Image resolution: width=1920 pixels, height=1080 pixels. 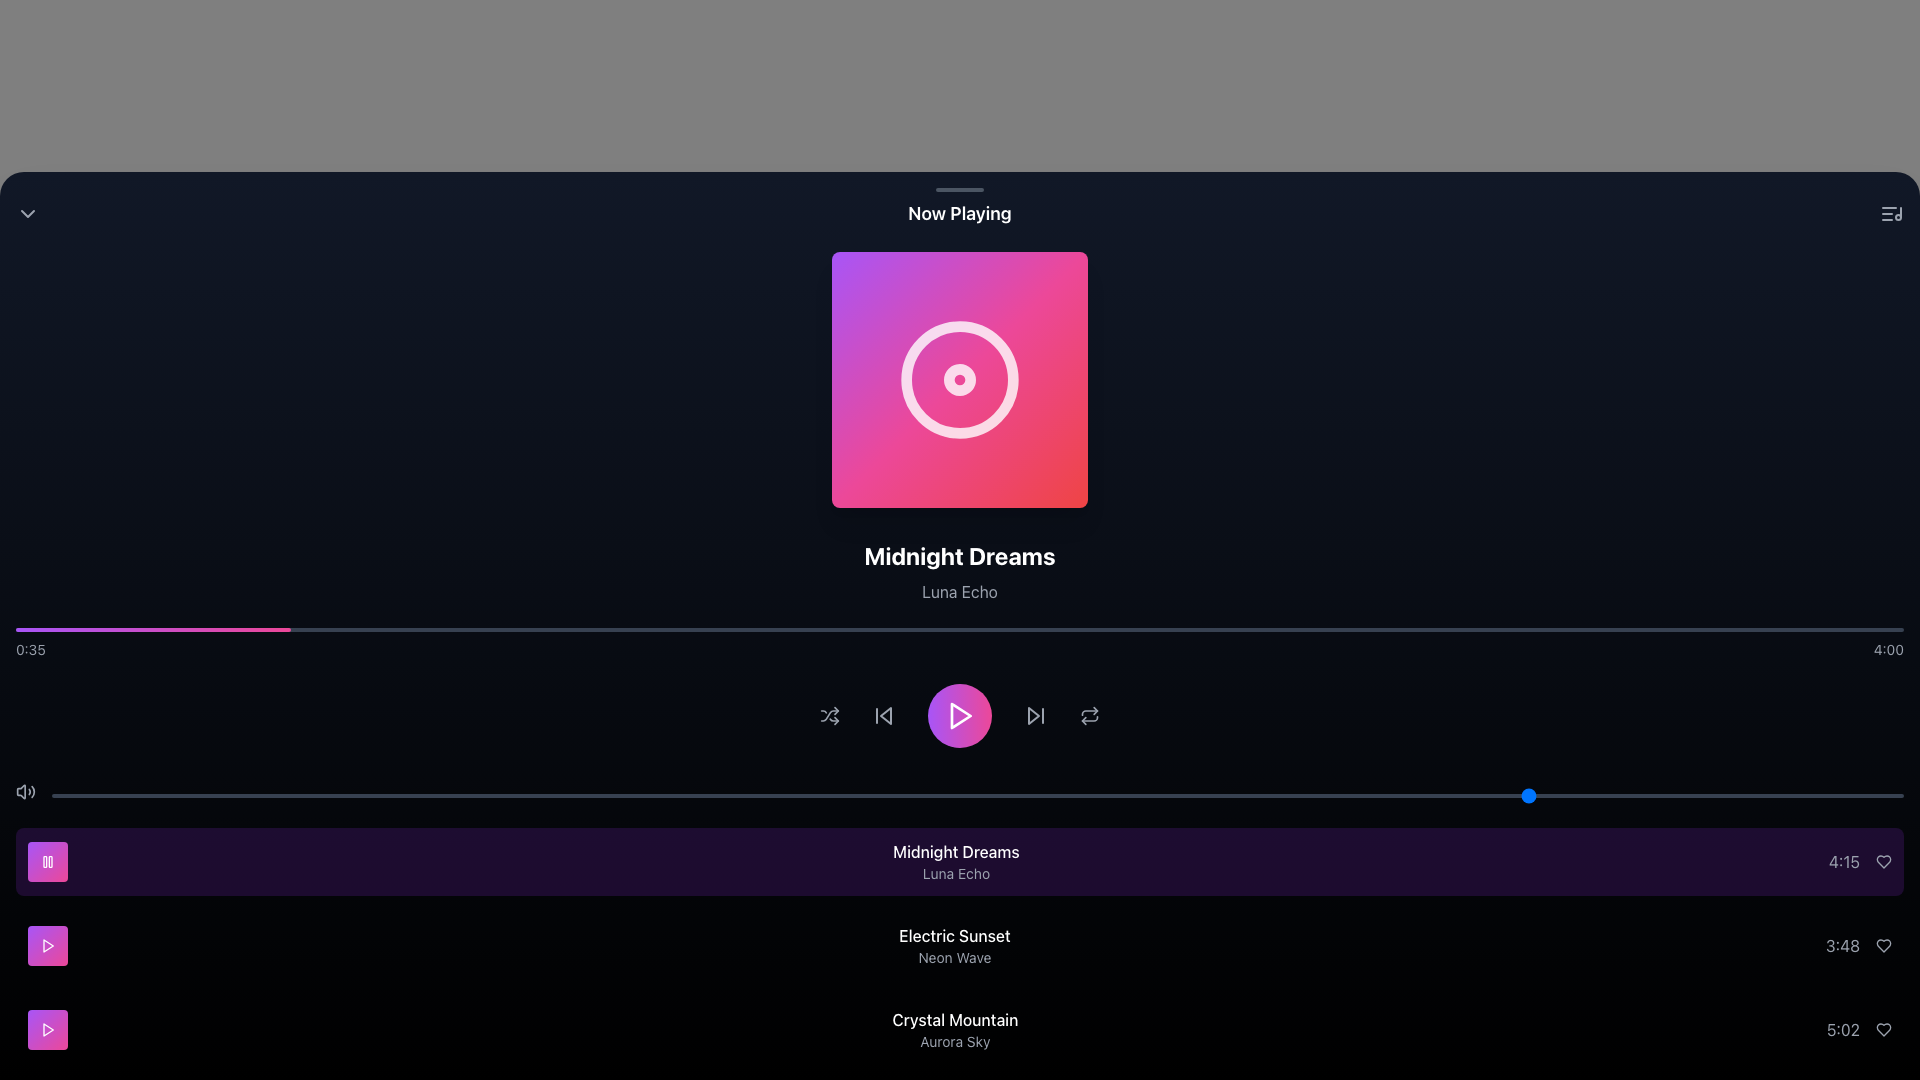 What do you see at coordinates (1882, 860) in the screenshot?
I see `the favorite button for the song 'Midnight Dreams' by 'Luna Echo' to mark it as a favorite` at bounding box center [1882, 860].